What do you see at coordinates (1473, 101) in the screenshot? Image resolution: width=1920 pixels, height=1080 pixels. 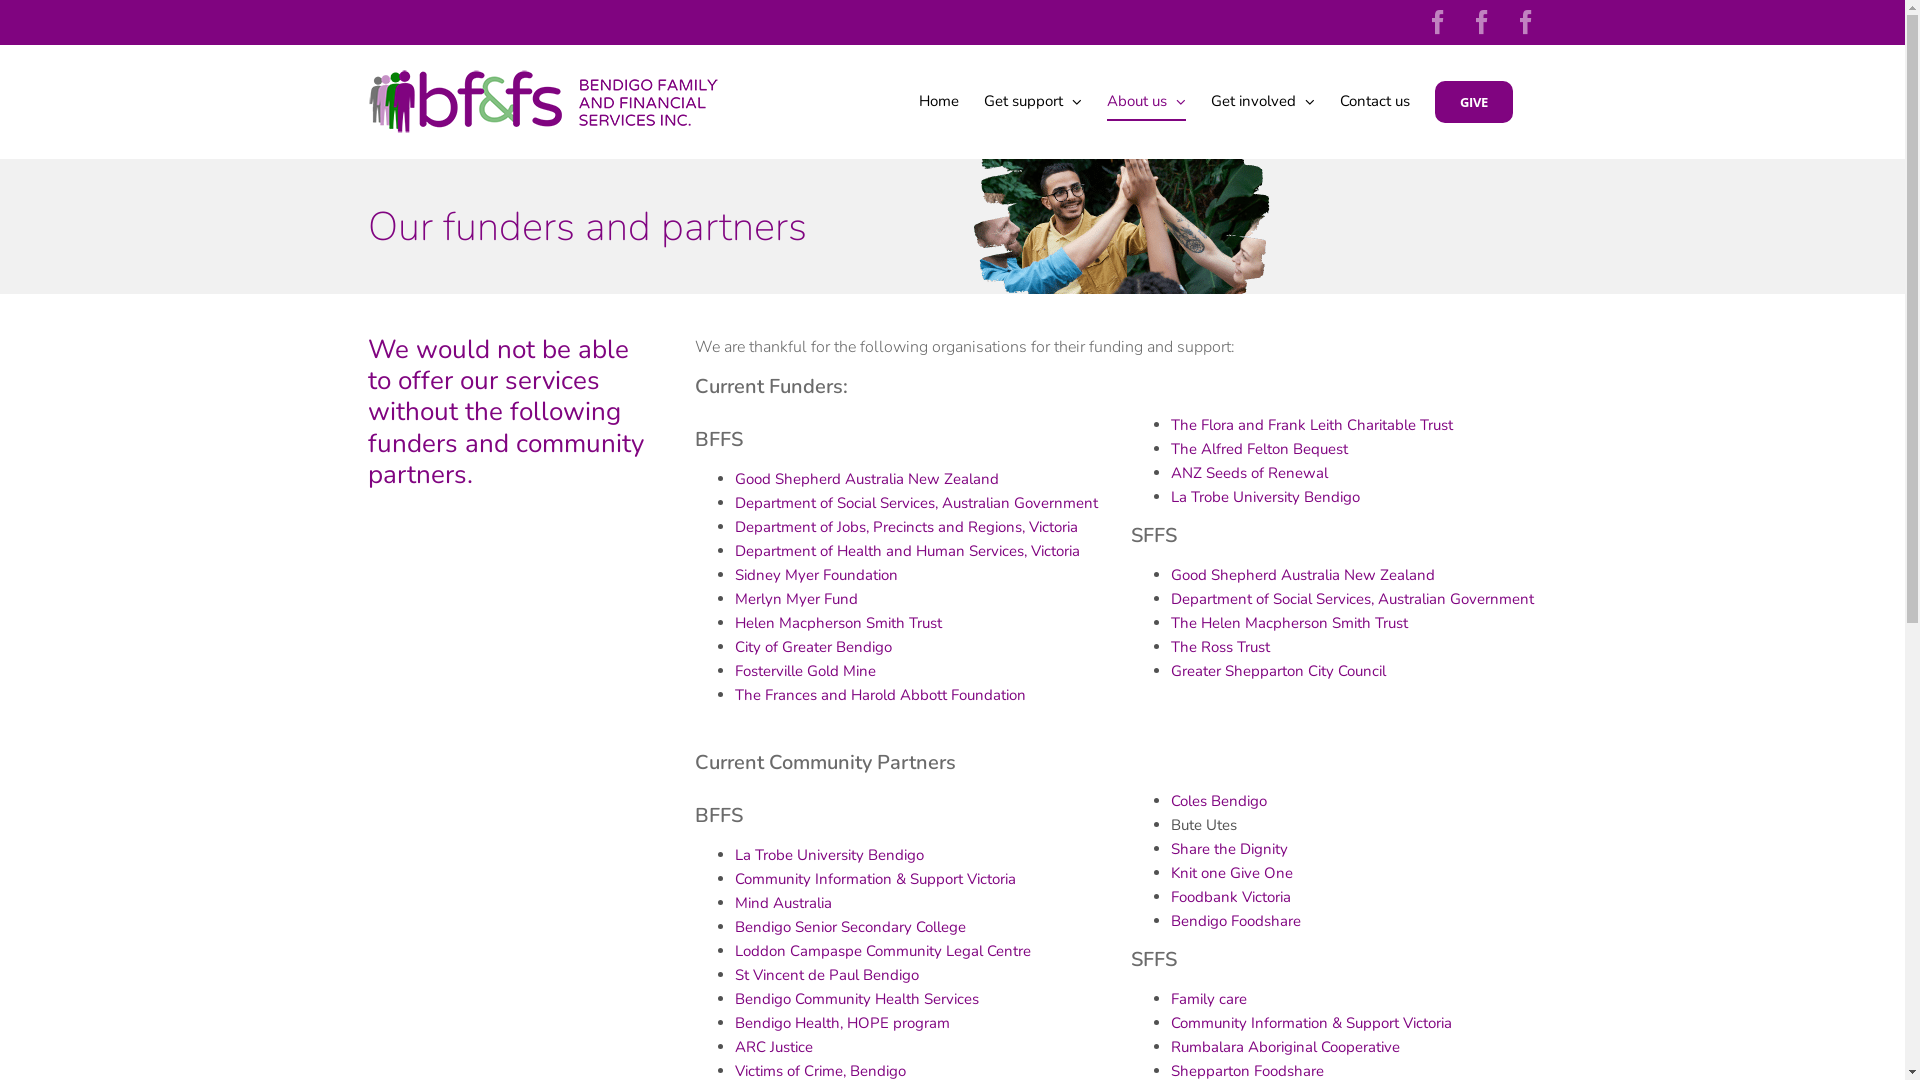 I see `'GIVE'` at bounding box center [1473, 101].